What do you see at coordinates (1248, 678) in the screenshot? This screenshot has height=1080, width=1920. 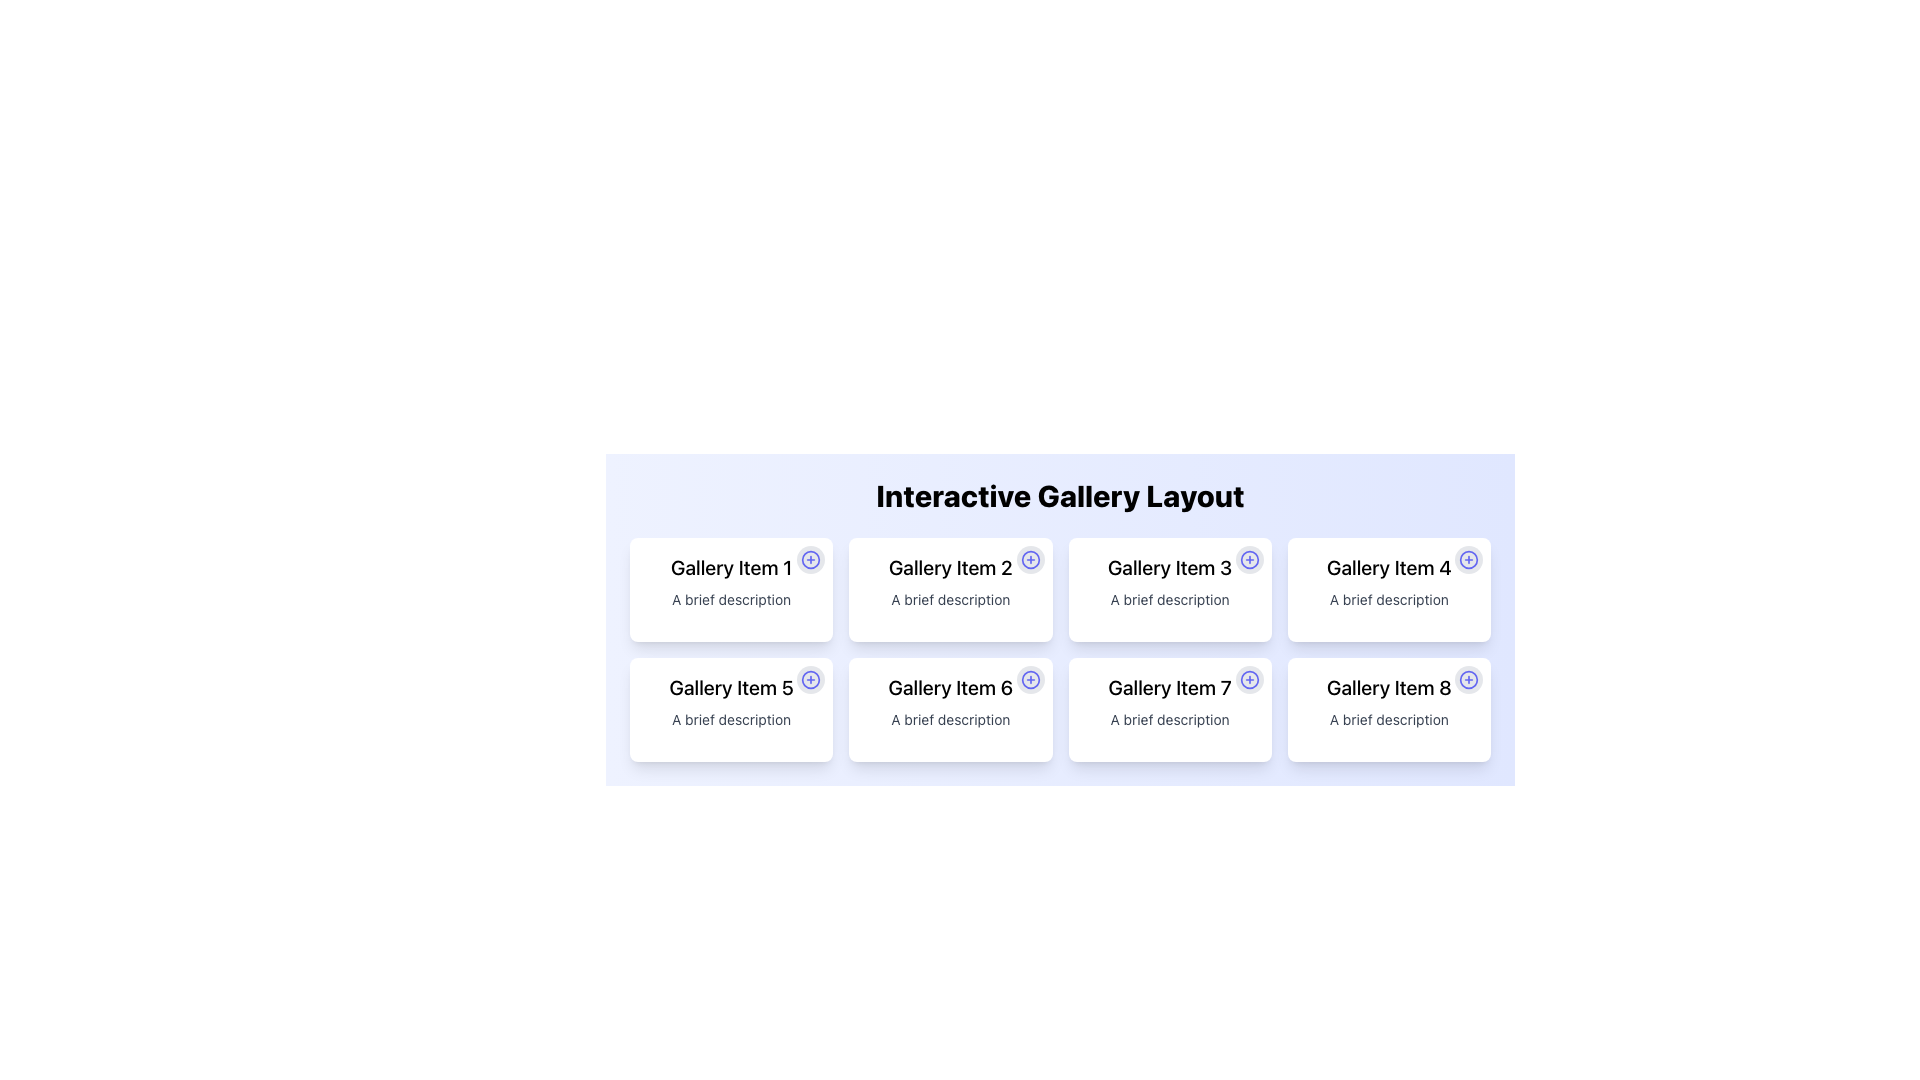 I see `the 'add' or 'plus' icon associated with 'Gallery Item 7', located at the top right corner of the card` at bounding box center [1248, 678].